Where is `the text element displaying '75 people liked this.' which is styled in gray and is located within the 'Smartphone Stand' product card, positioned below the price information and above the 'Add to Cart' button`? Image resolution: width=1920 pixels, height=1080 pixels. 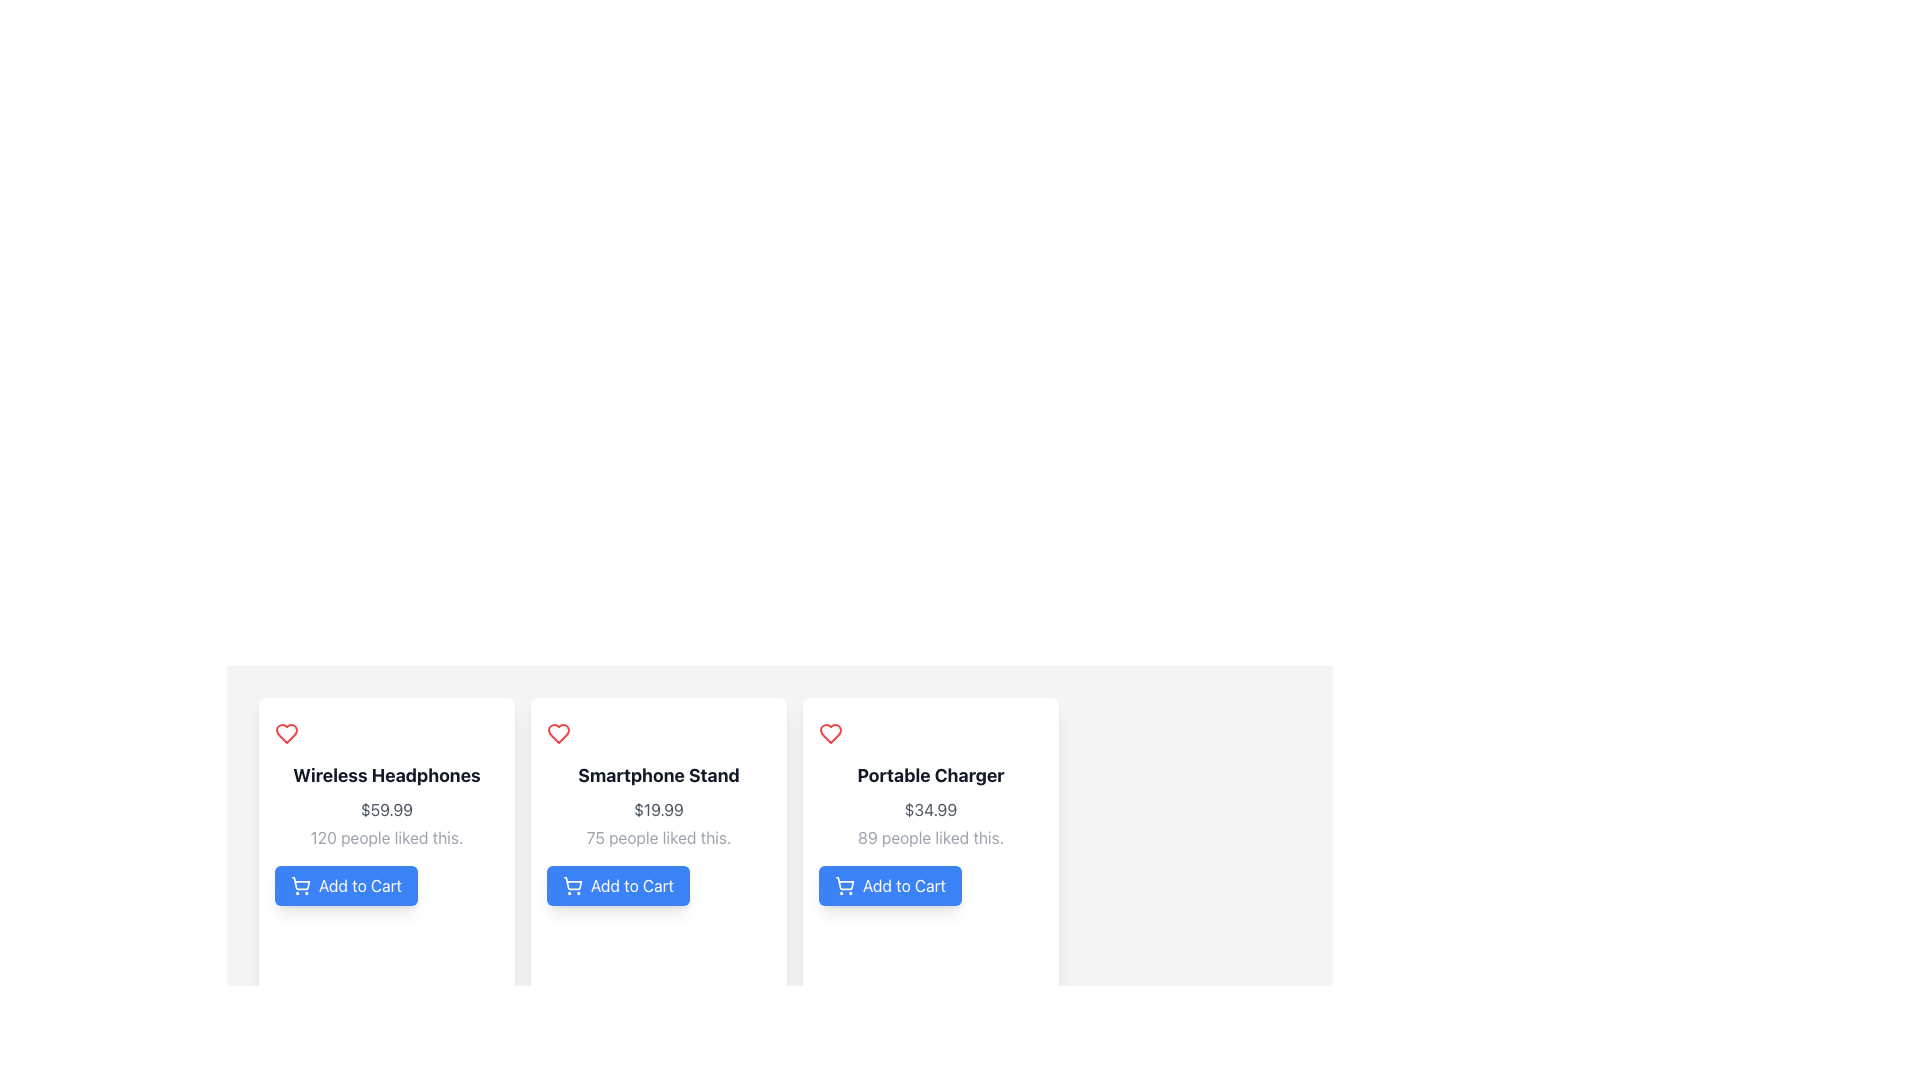
the text element displaying '75 people liked this.' which is styled in gray and is located within the 'Smartphone Stand' product card, positioned below the price information and above the 'Add to Cart' button is located at coordinates (658, 837).